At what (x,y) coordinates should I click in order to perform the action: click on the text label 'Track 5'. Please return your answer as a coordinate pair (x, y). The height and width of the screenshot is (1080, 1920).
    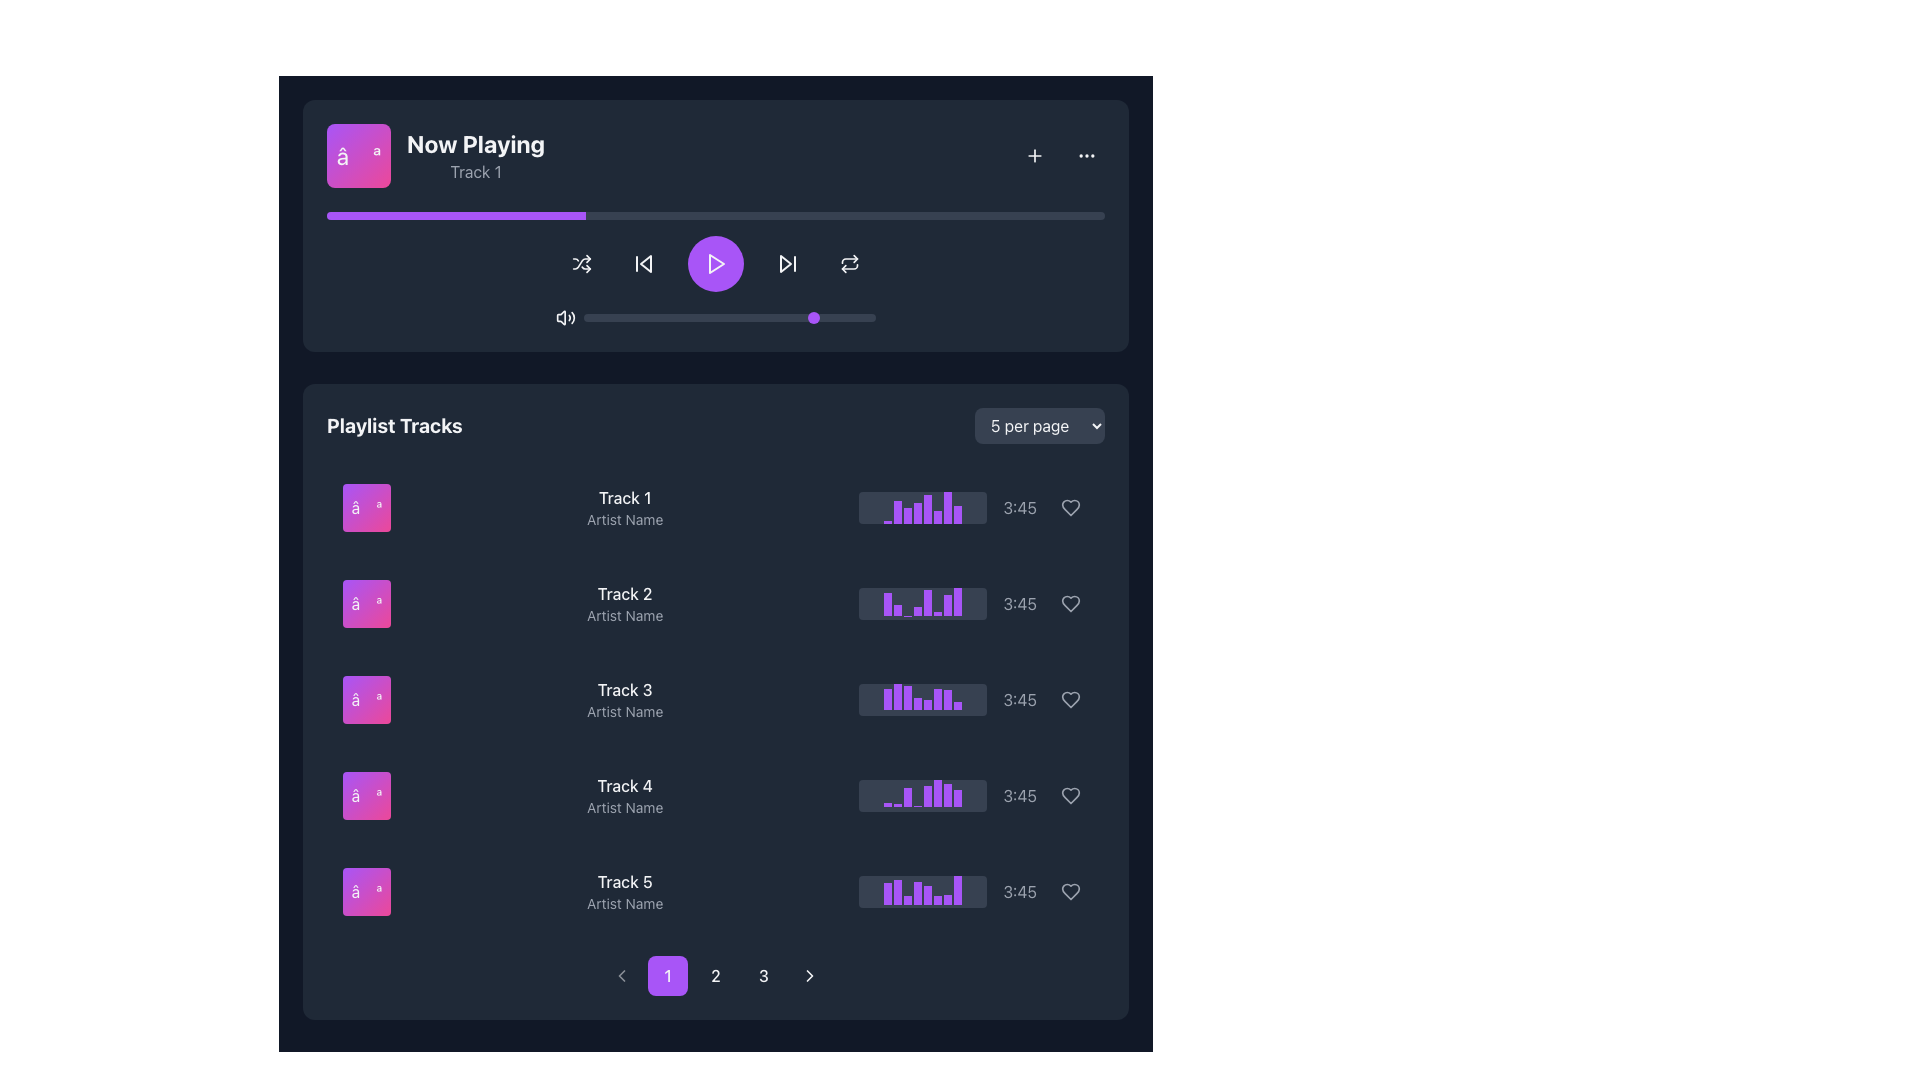
    Looking at the image, I should click on (623, 881).